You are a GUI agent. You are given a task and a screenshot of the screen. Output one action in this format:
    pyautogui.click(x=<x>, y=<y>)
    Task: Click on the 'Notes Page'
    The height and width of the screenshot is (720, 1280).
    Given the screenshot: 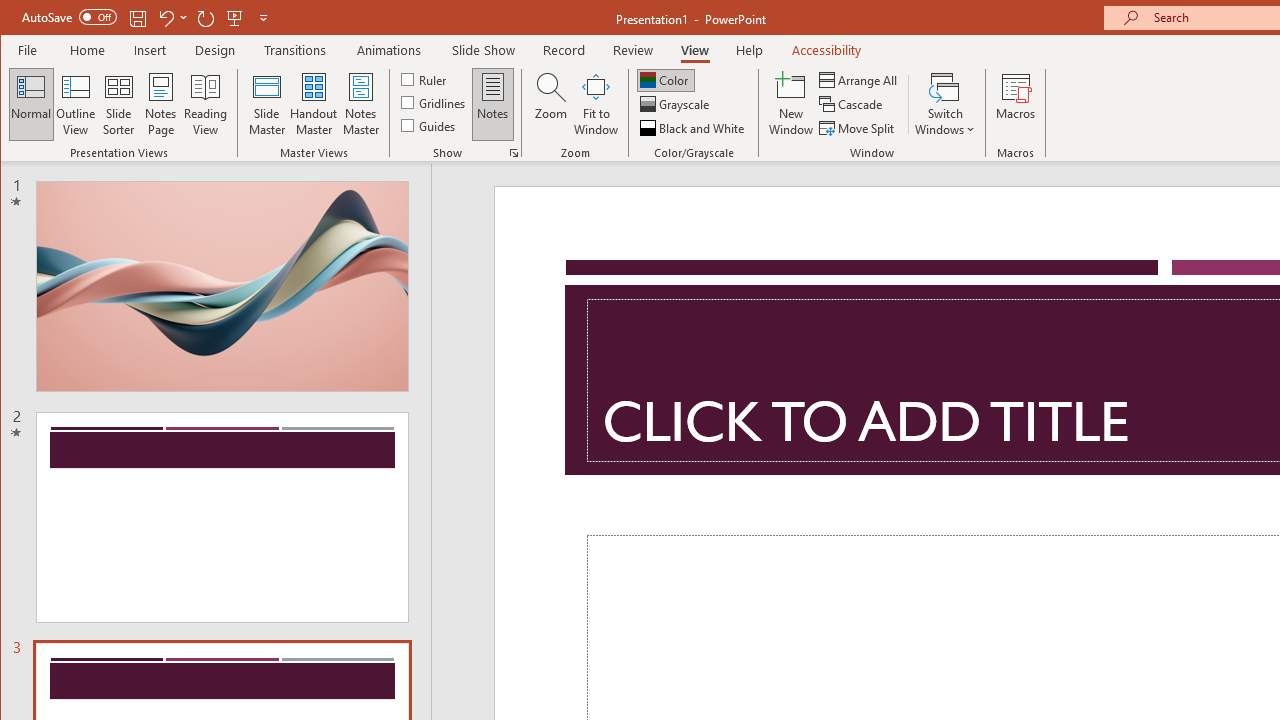 What is the action you would take?
    pyautogui.click(x=160, y=104)
    